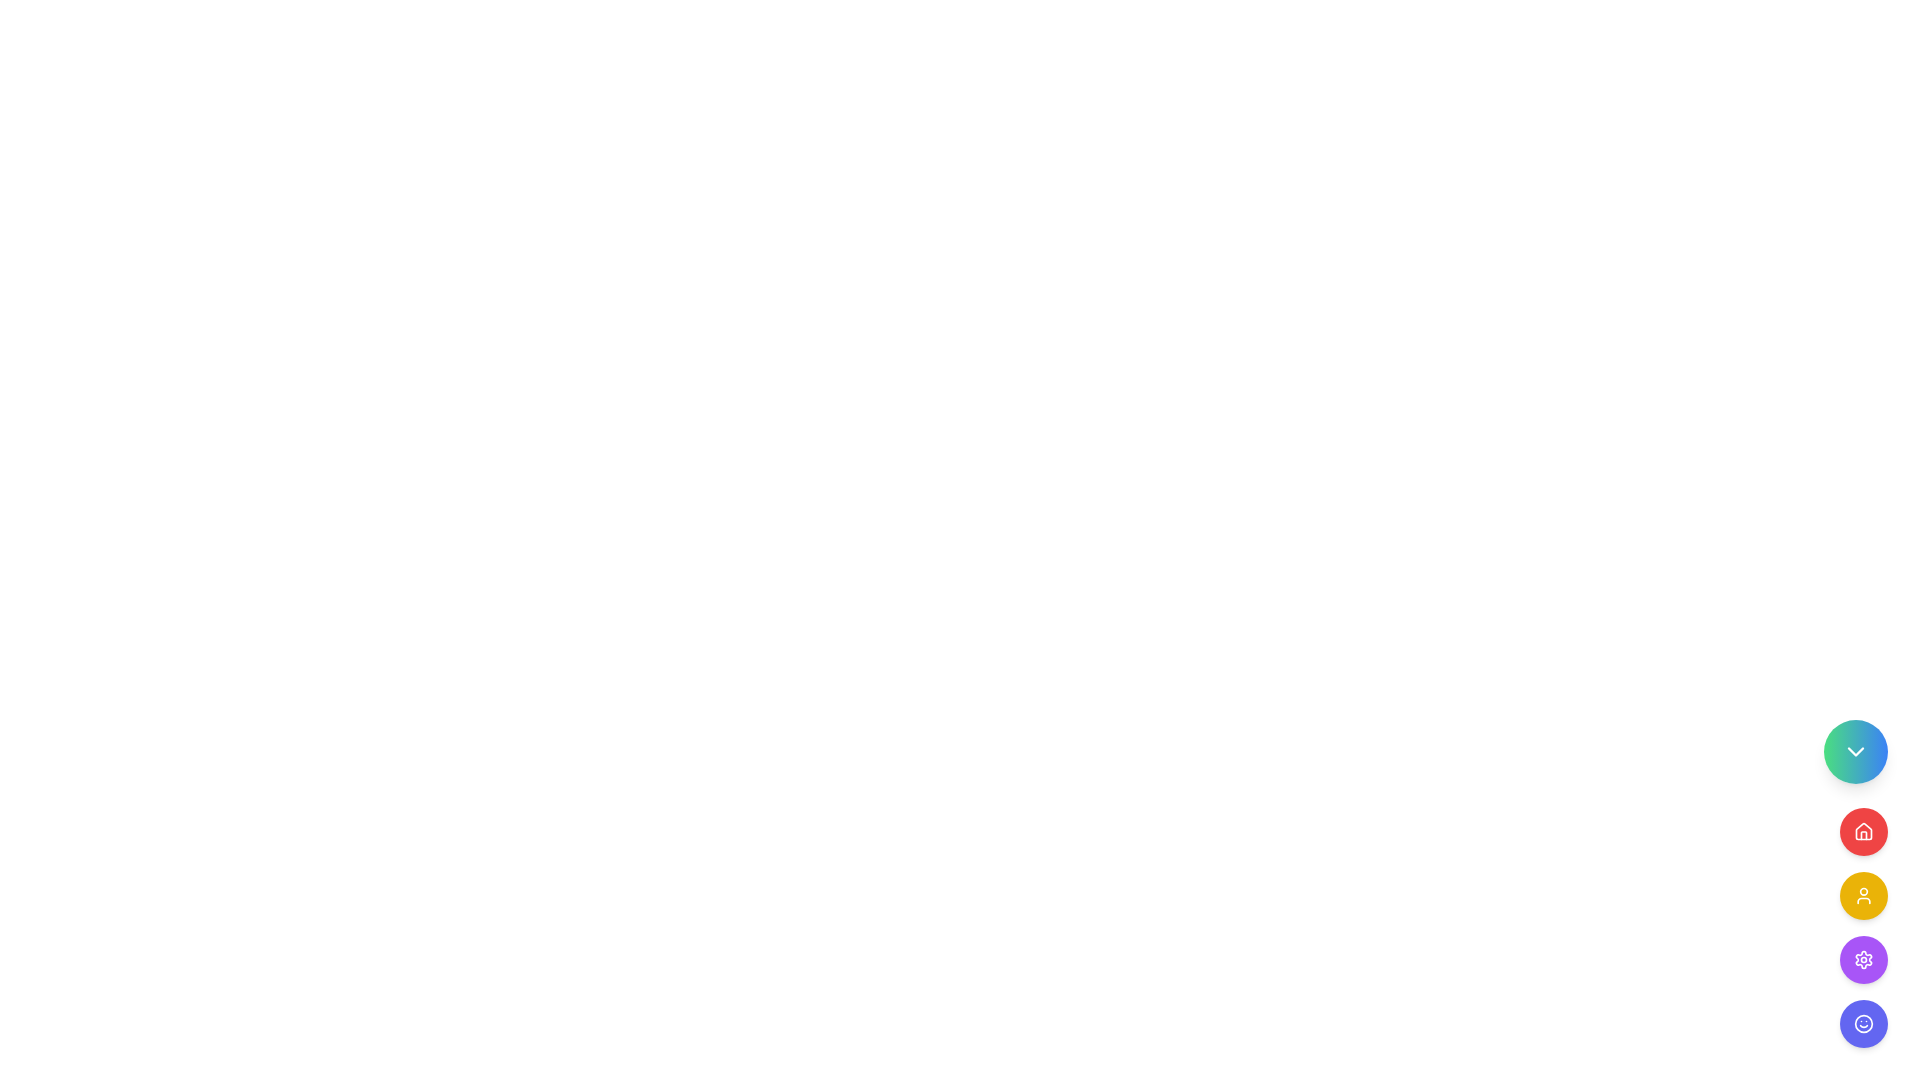 The image size is (1920, 1080). Describe the element at coordinates (1862, 832) in the screenshot. I see `the glossy red circular button with a white house-shaped icon` at that location.